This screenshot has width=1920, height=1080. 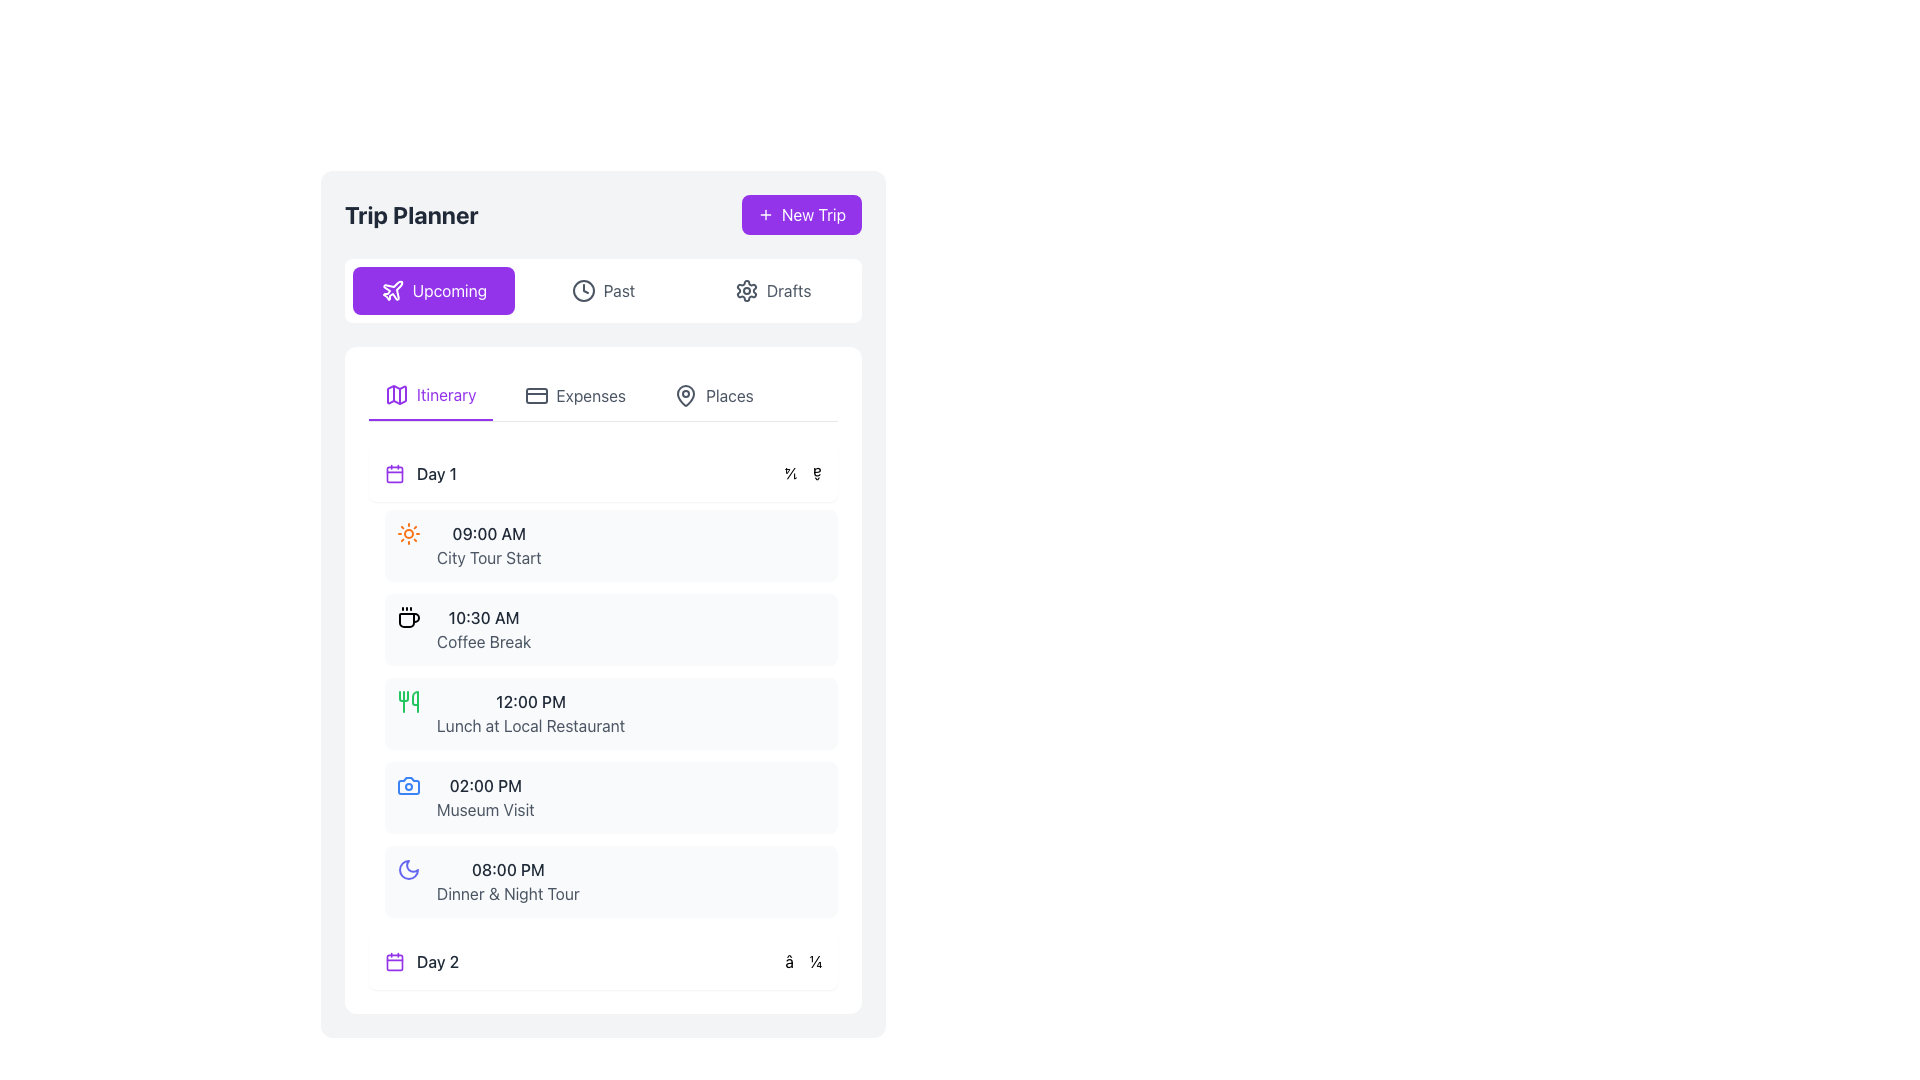 I want to click on the 'Expenses' menu option text label, so click(x=590, y=396).